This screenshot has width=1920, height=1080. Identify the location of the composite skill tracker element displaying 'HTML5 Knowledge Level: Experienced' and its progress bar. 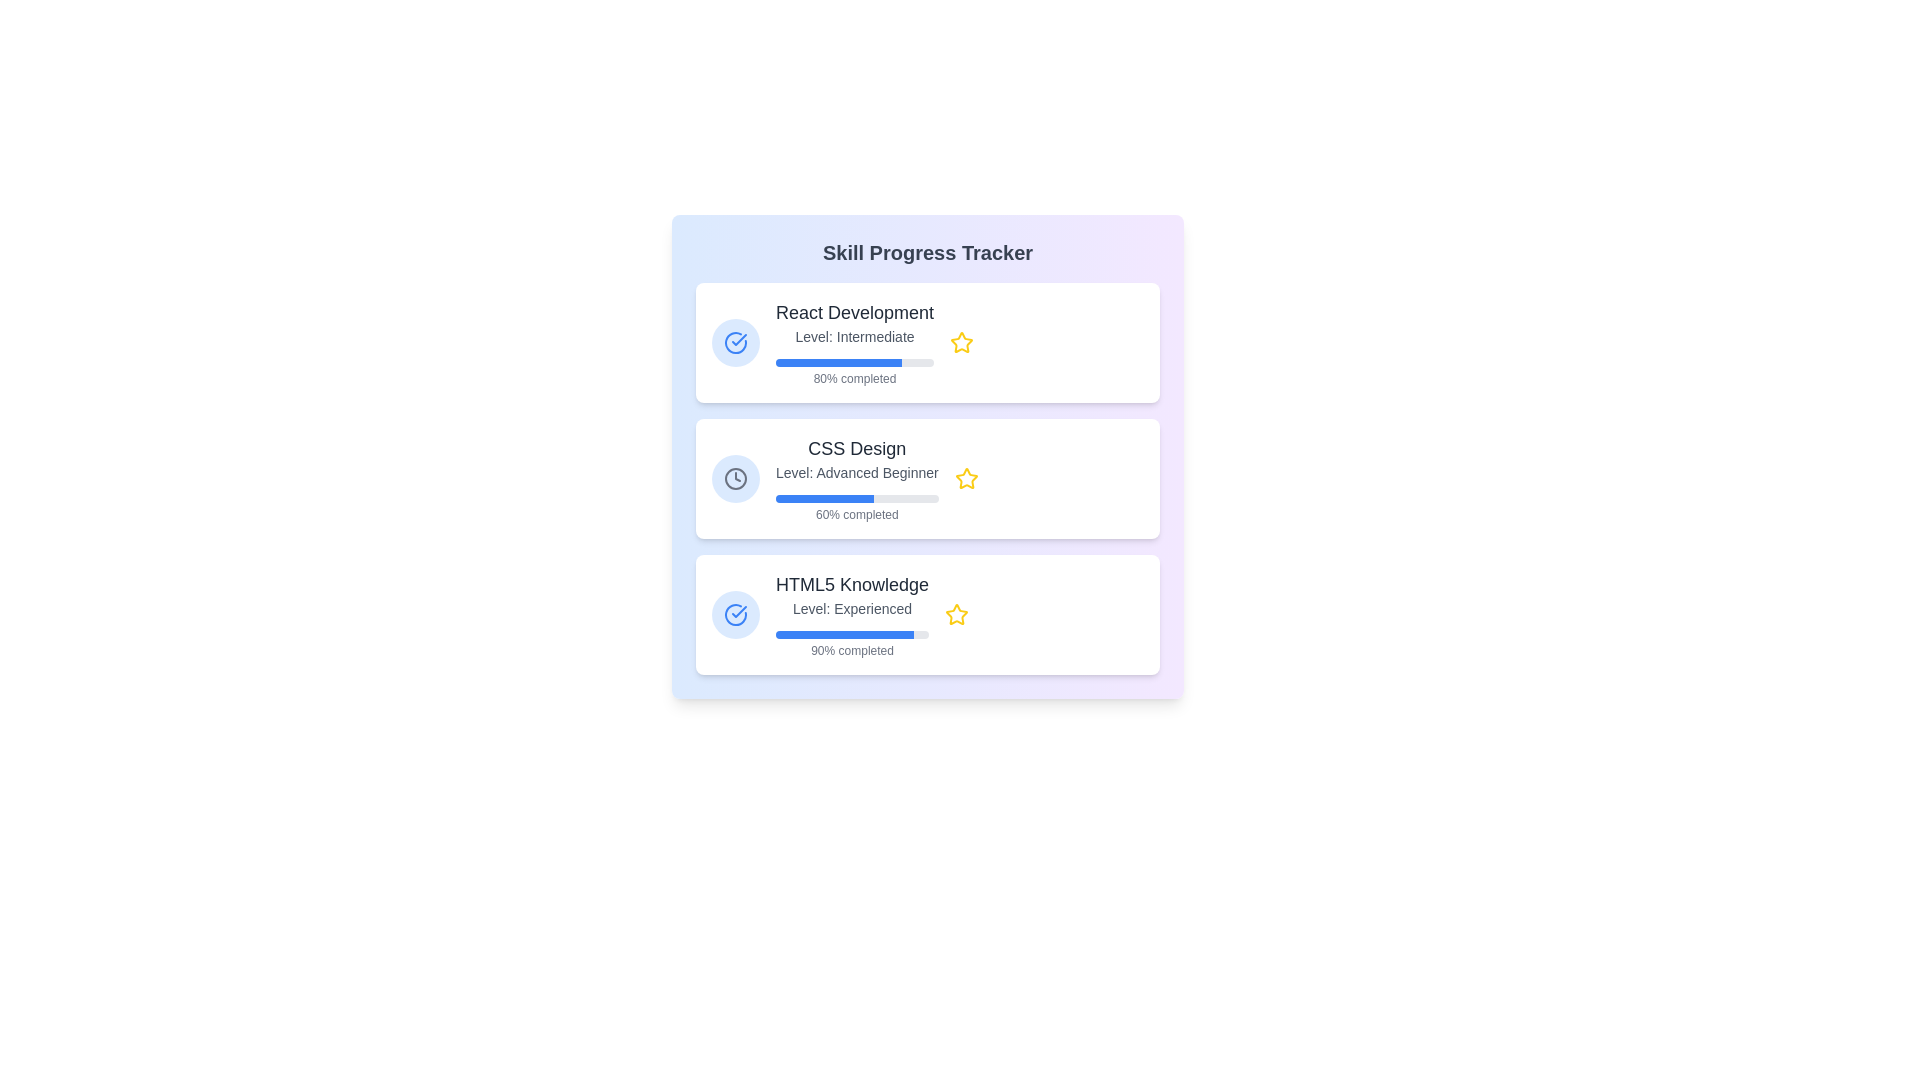
(852, 613).